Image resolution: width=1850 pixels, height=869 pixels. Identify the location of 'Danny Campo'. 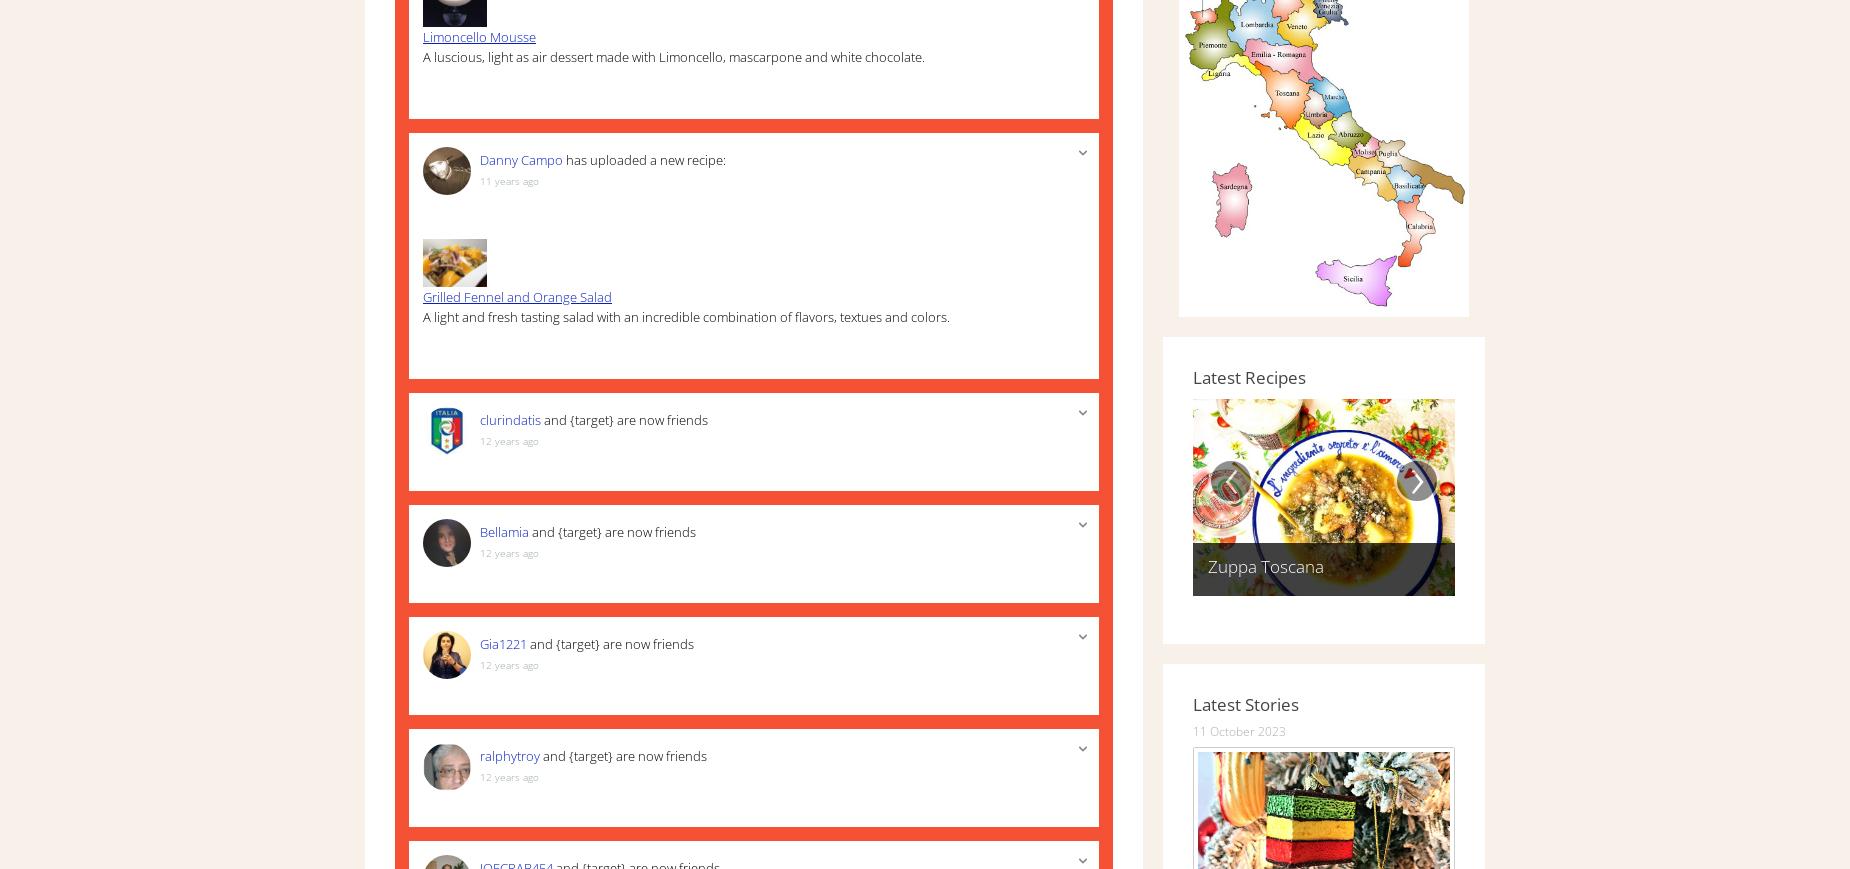
(520, 158).